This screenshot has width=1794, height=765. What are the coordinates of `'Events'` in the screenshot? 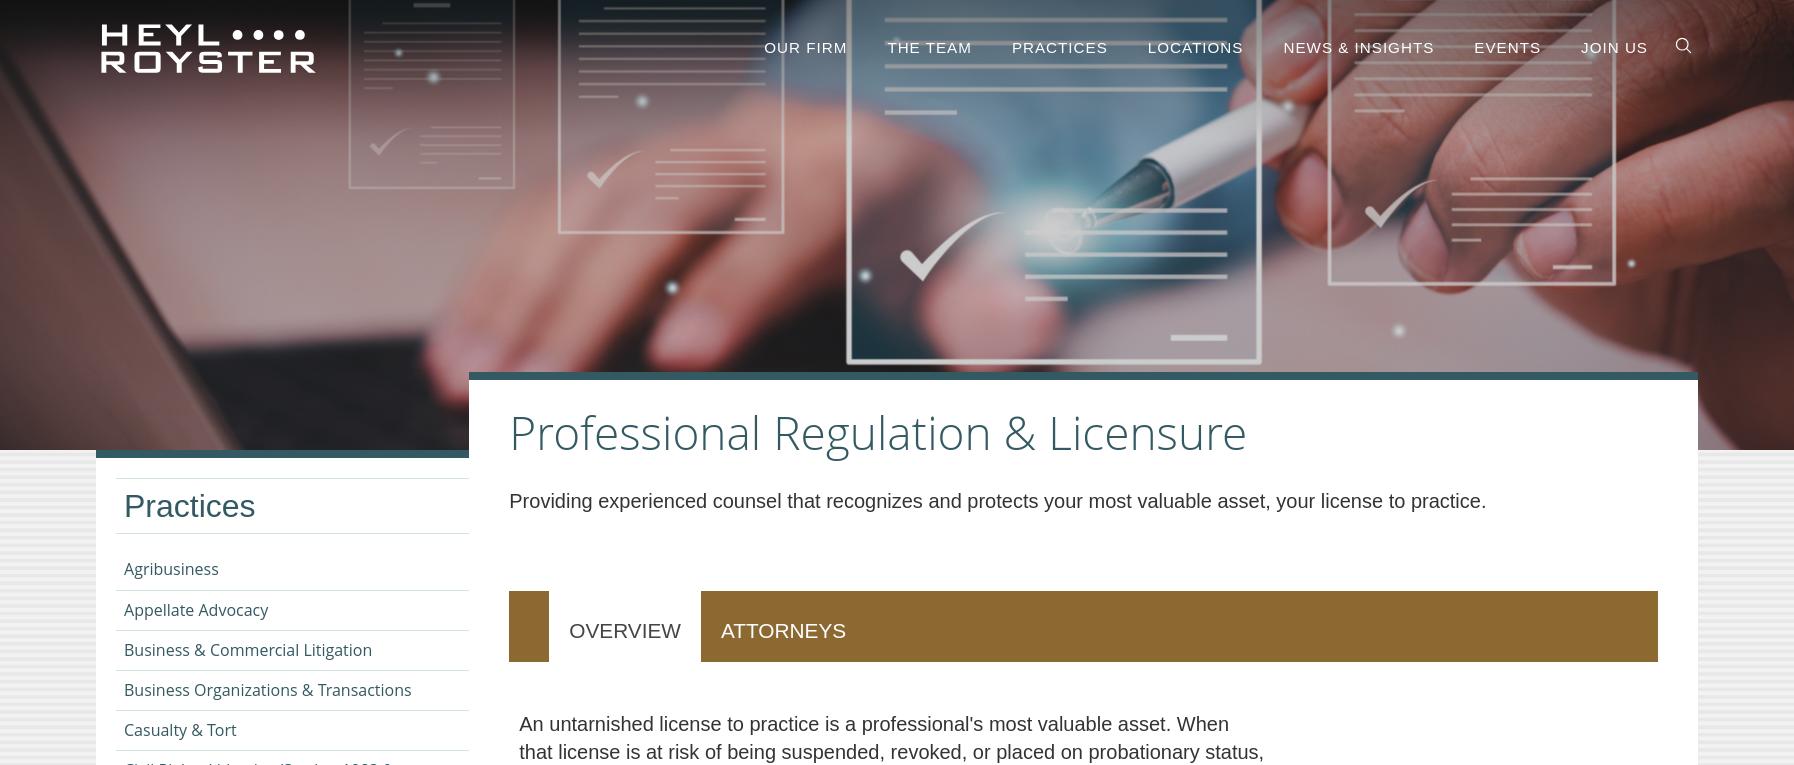 It's located at (1507, 47).